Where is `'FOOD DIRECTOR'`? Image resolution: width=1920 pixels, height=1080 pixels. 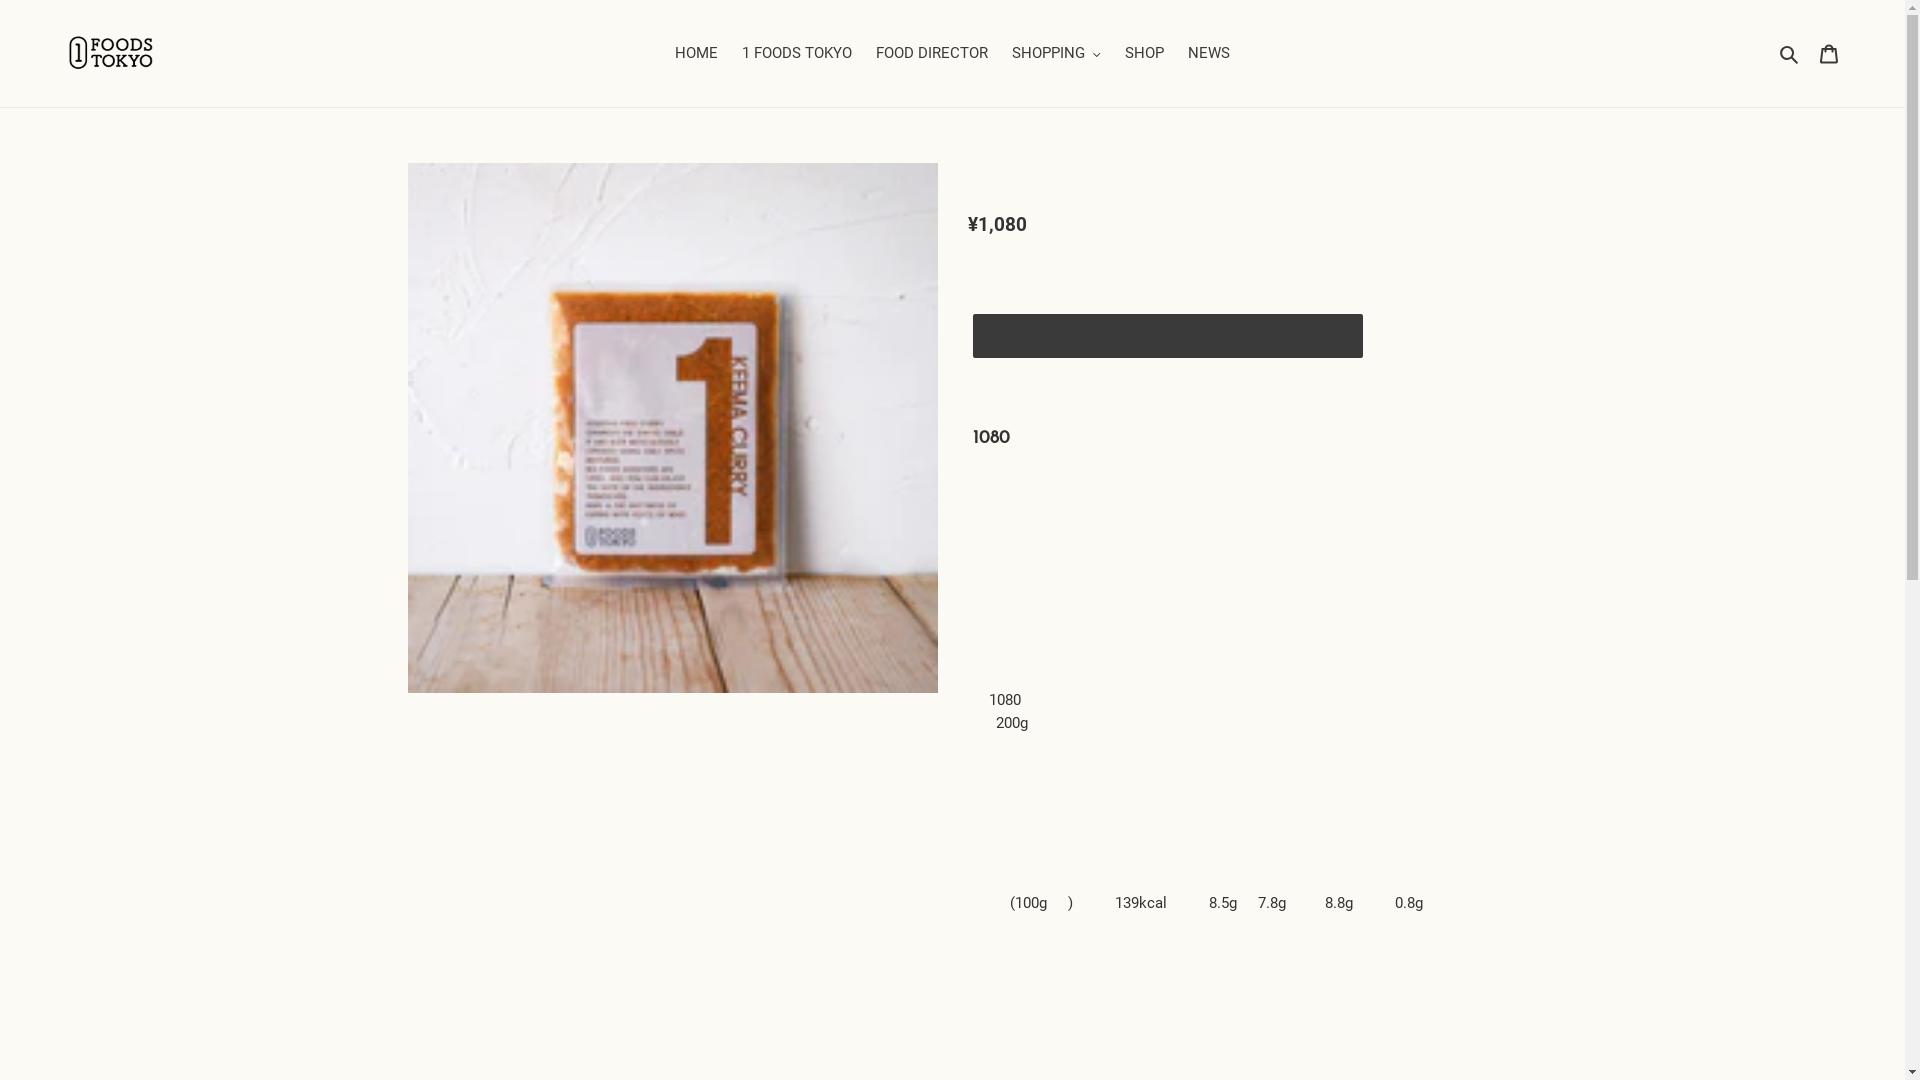 'FOOD DIRECTOR' is located at coordinates (930, 52).